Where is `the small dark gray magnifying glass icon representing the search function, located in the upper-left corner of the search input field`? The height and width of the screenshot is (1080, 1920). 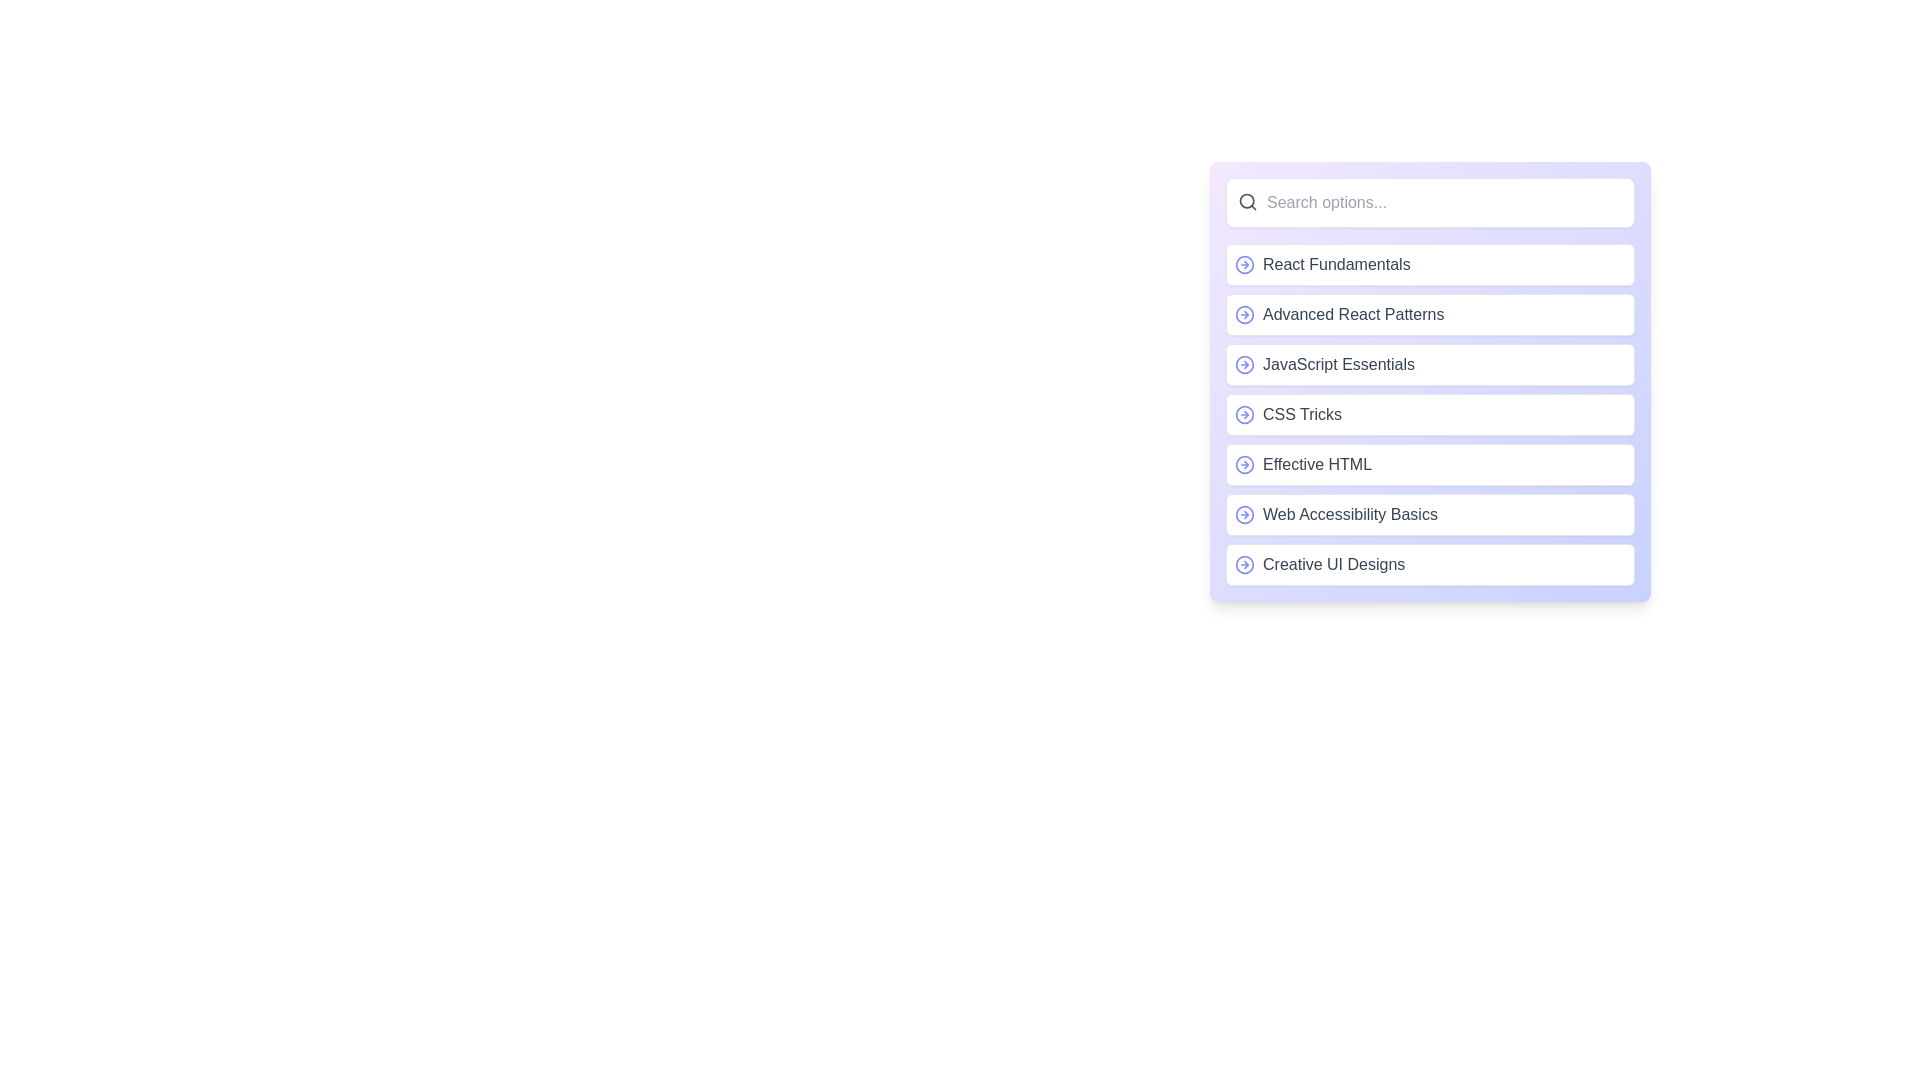 the small dark gray magnifying glass icon representing the search function, located in the upper-left corner of the search input field is located at coordinates (1247, 201).